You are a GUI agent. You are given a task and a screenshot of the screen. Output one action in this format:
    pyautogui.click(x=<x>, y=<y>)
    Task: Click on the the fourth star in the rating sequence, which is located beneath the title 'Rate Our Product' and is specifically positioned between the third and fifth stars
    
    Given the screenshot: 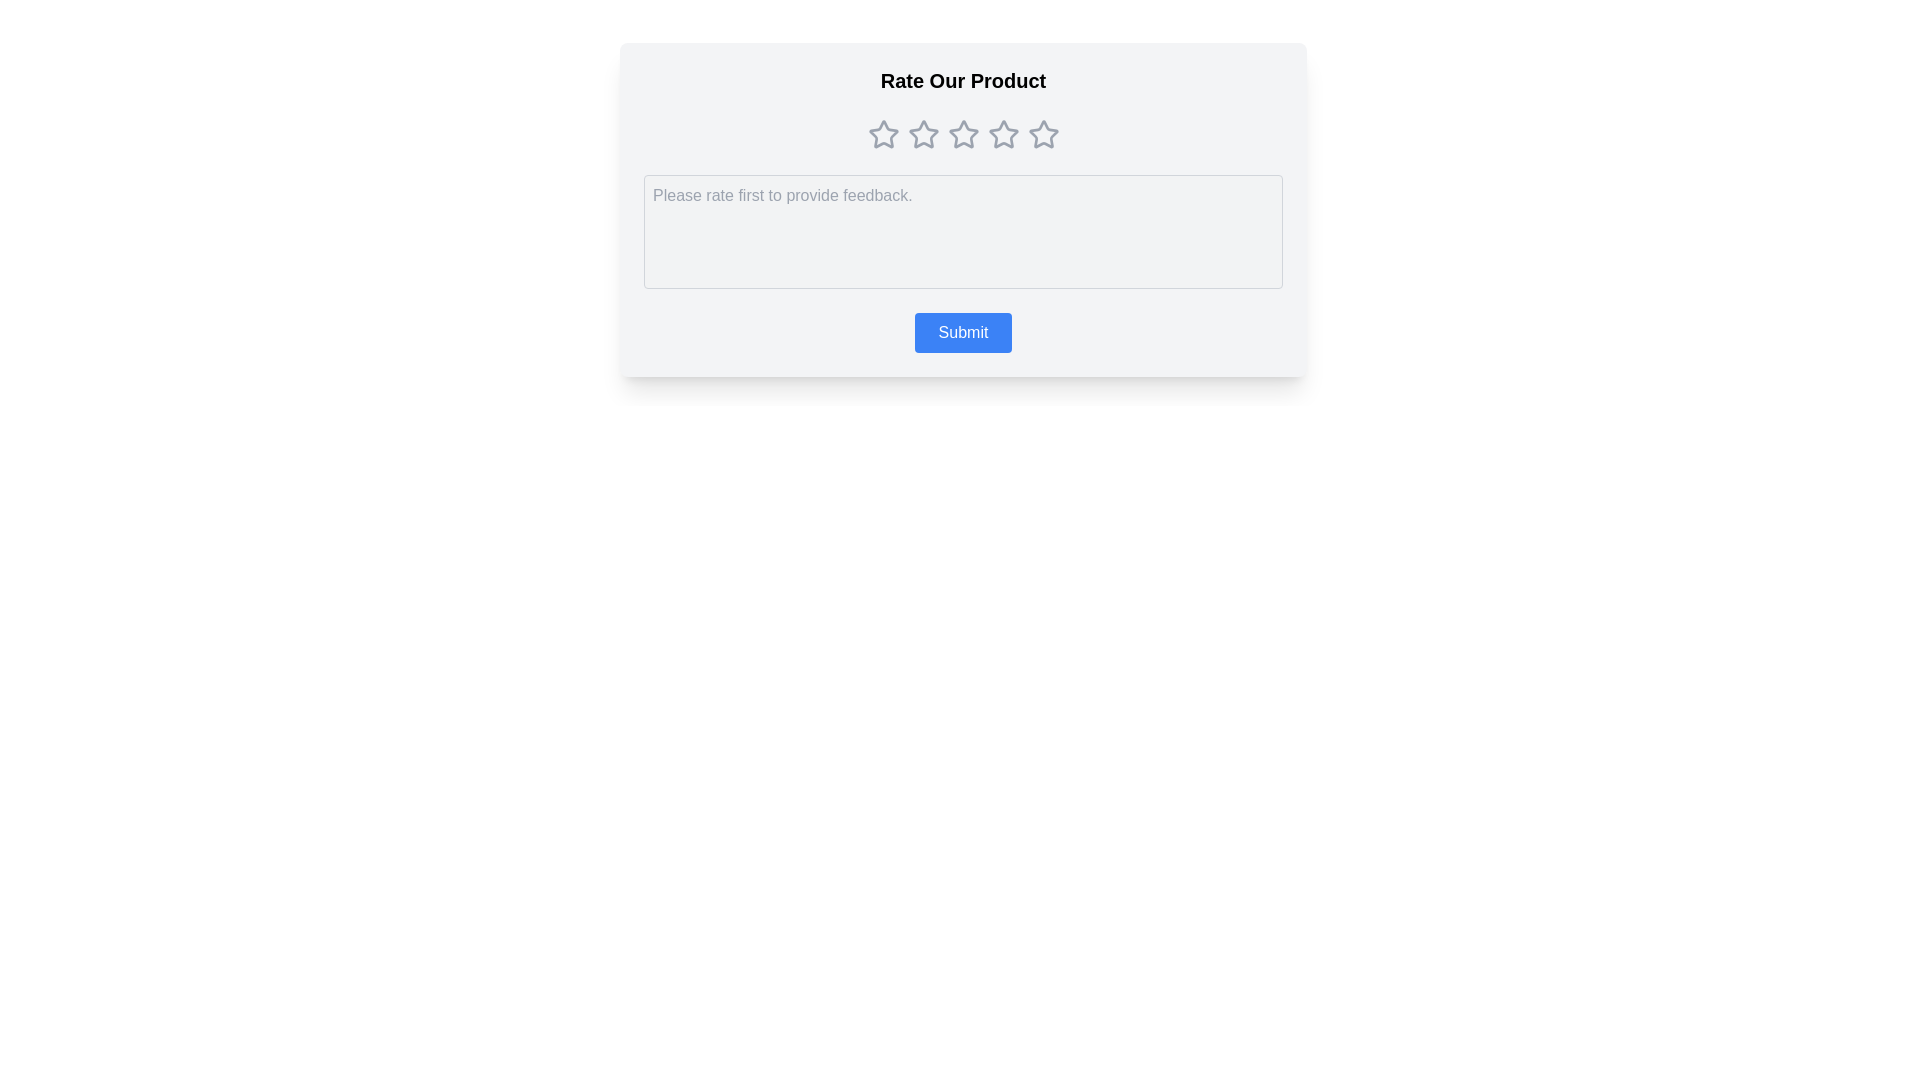 What is the action you would take?
    pyautogui.click(x=1003, y=134)
    